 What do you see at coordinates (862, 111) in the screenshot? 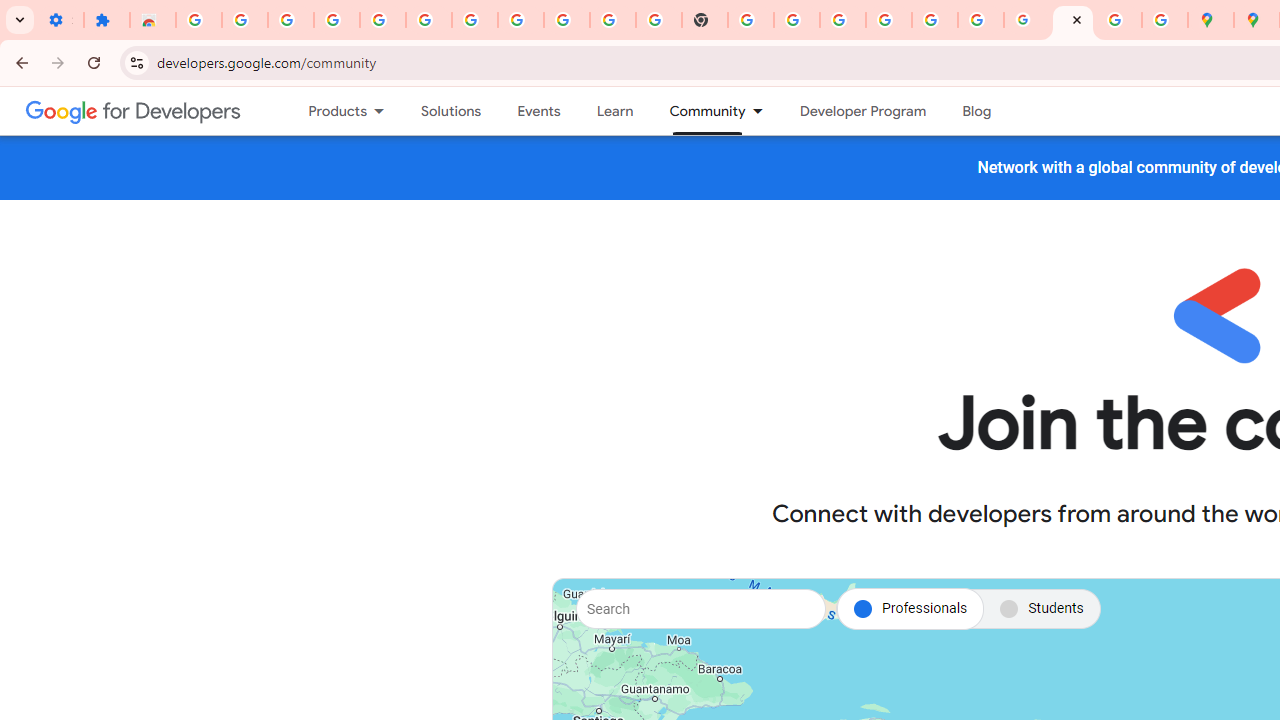
I see `'Developer Program'` at bounding box center [862, 111].